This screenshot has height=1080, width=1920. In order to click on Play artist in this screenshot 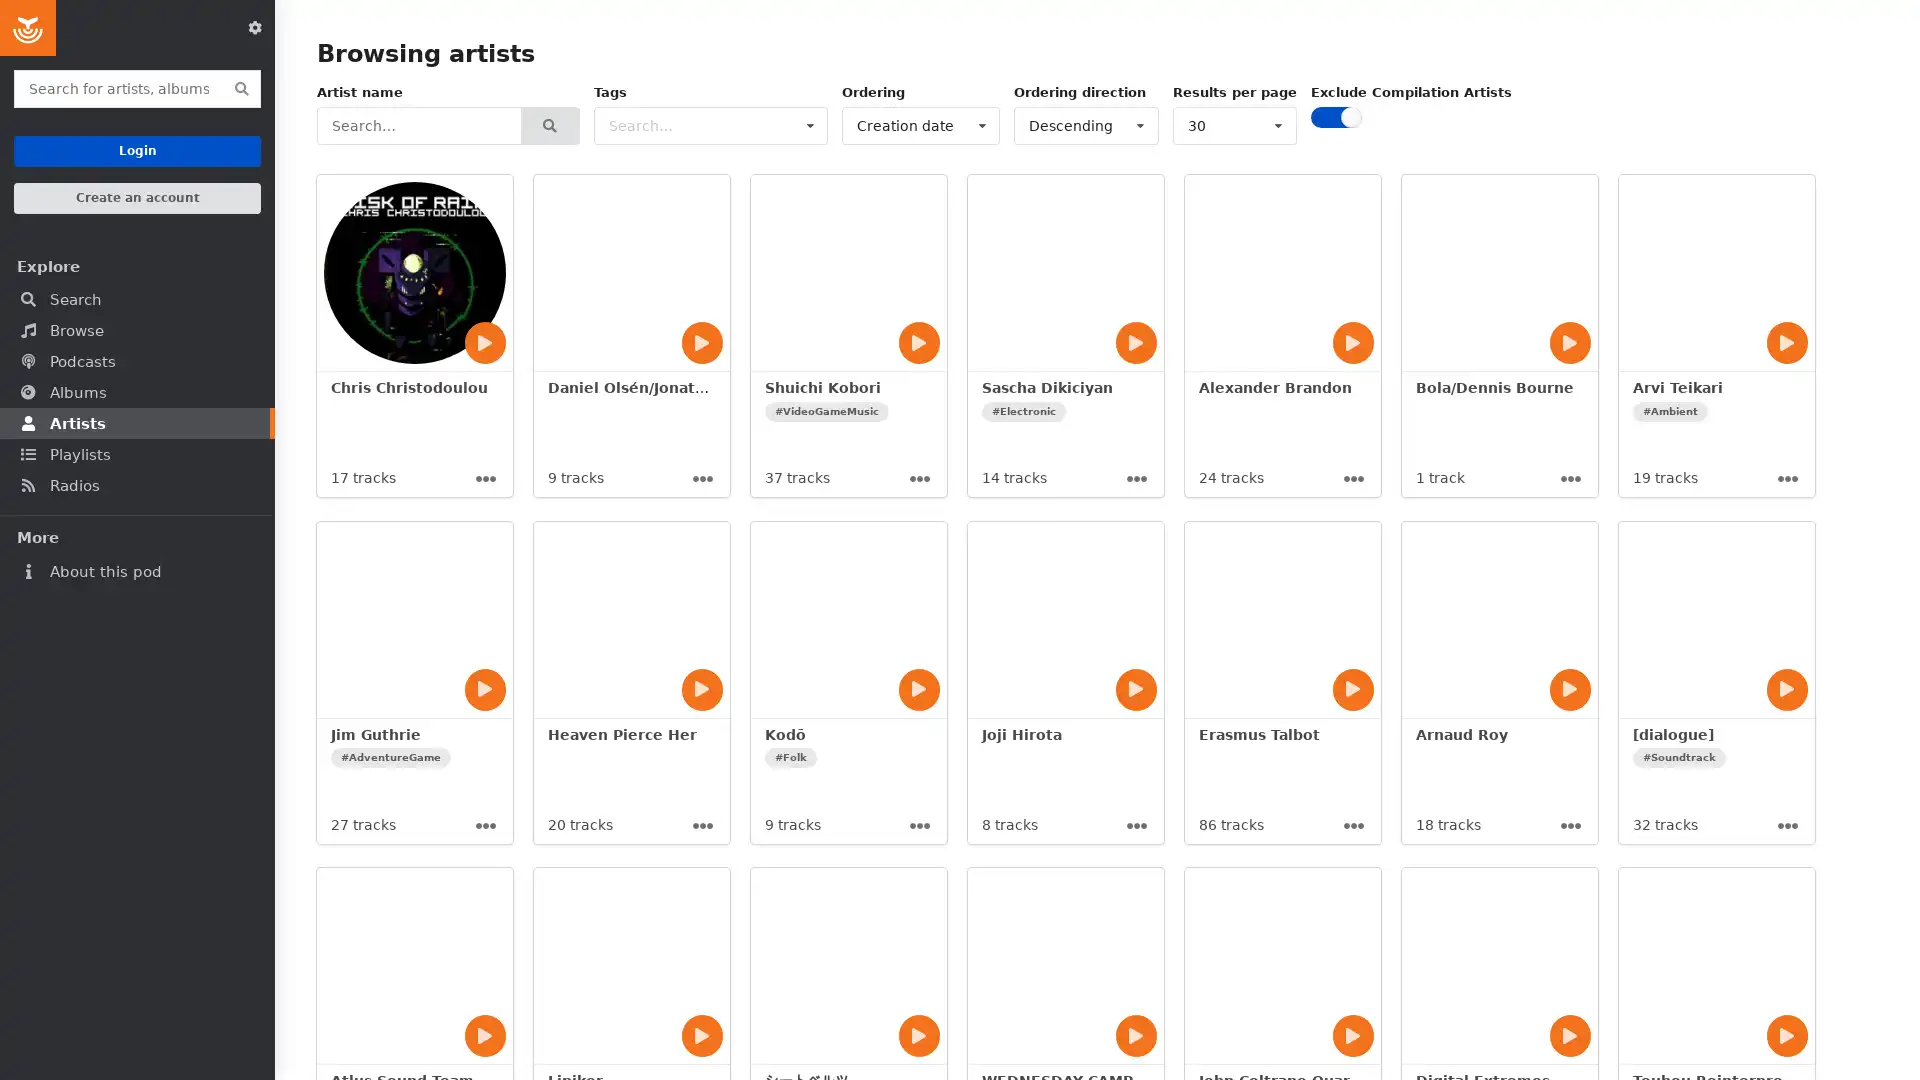, I will do `click(1136, 688)`.